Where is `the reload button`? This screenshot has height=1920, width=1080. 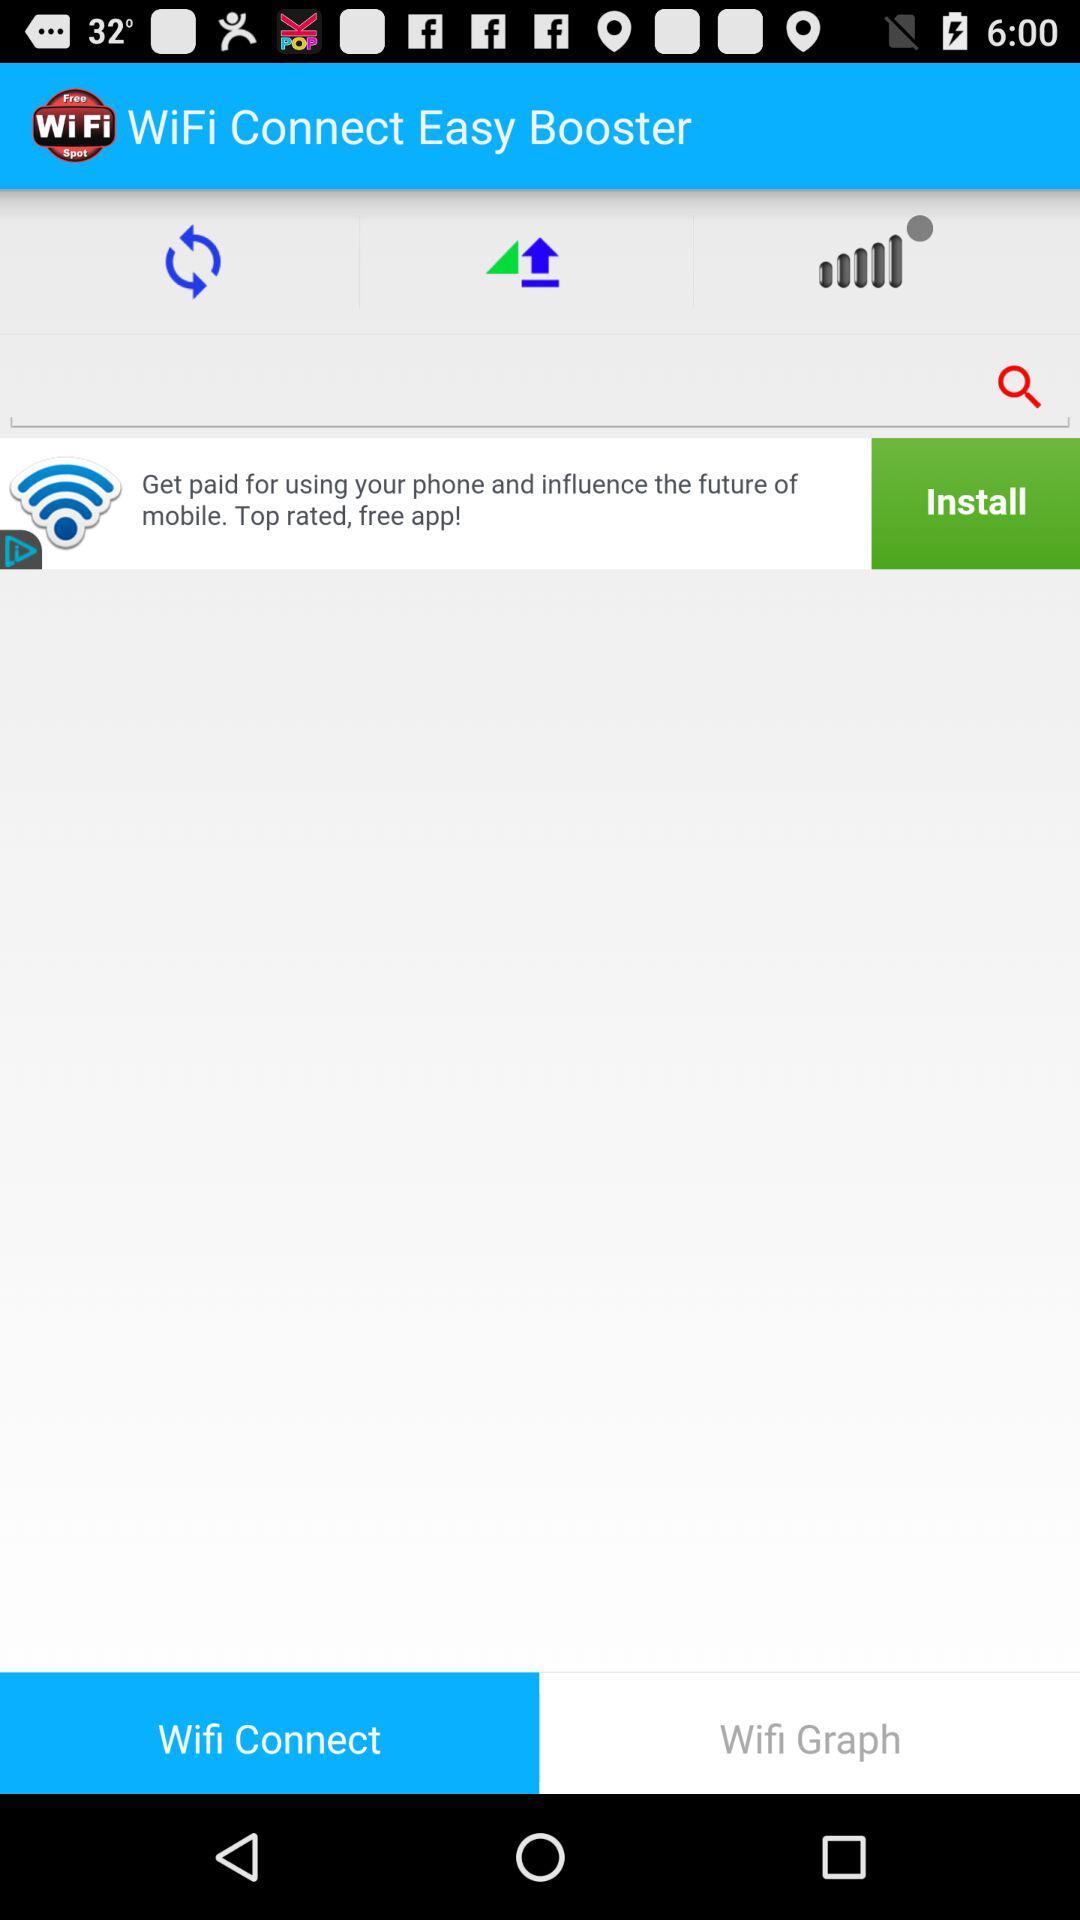 the reload button is located at coordinates (192, 260).